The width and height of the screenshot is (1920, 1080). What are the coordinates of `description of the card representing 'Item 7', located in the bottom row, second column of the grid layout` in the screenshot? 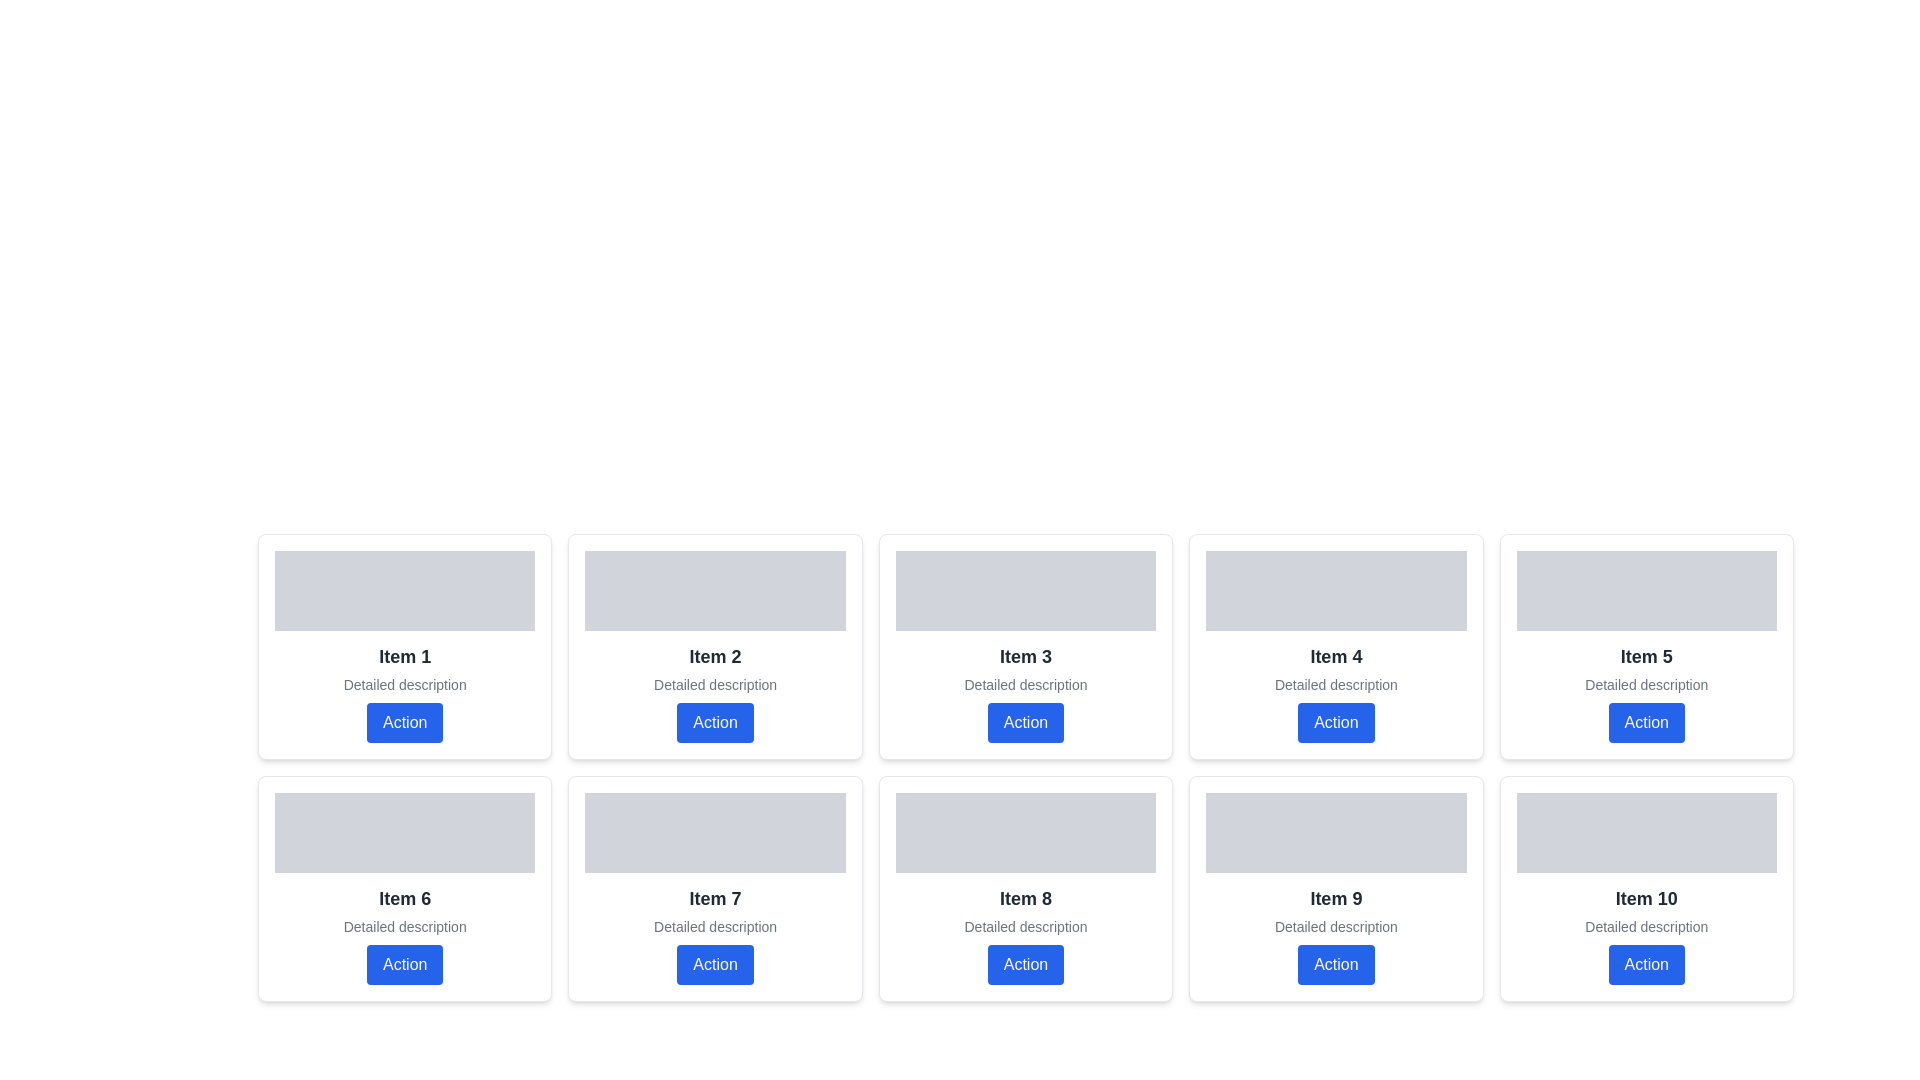 It's located at (715, 887).